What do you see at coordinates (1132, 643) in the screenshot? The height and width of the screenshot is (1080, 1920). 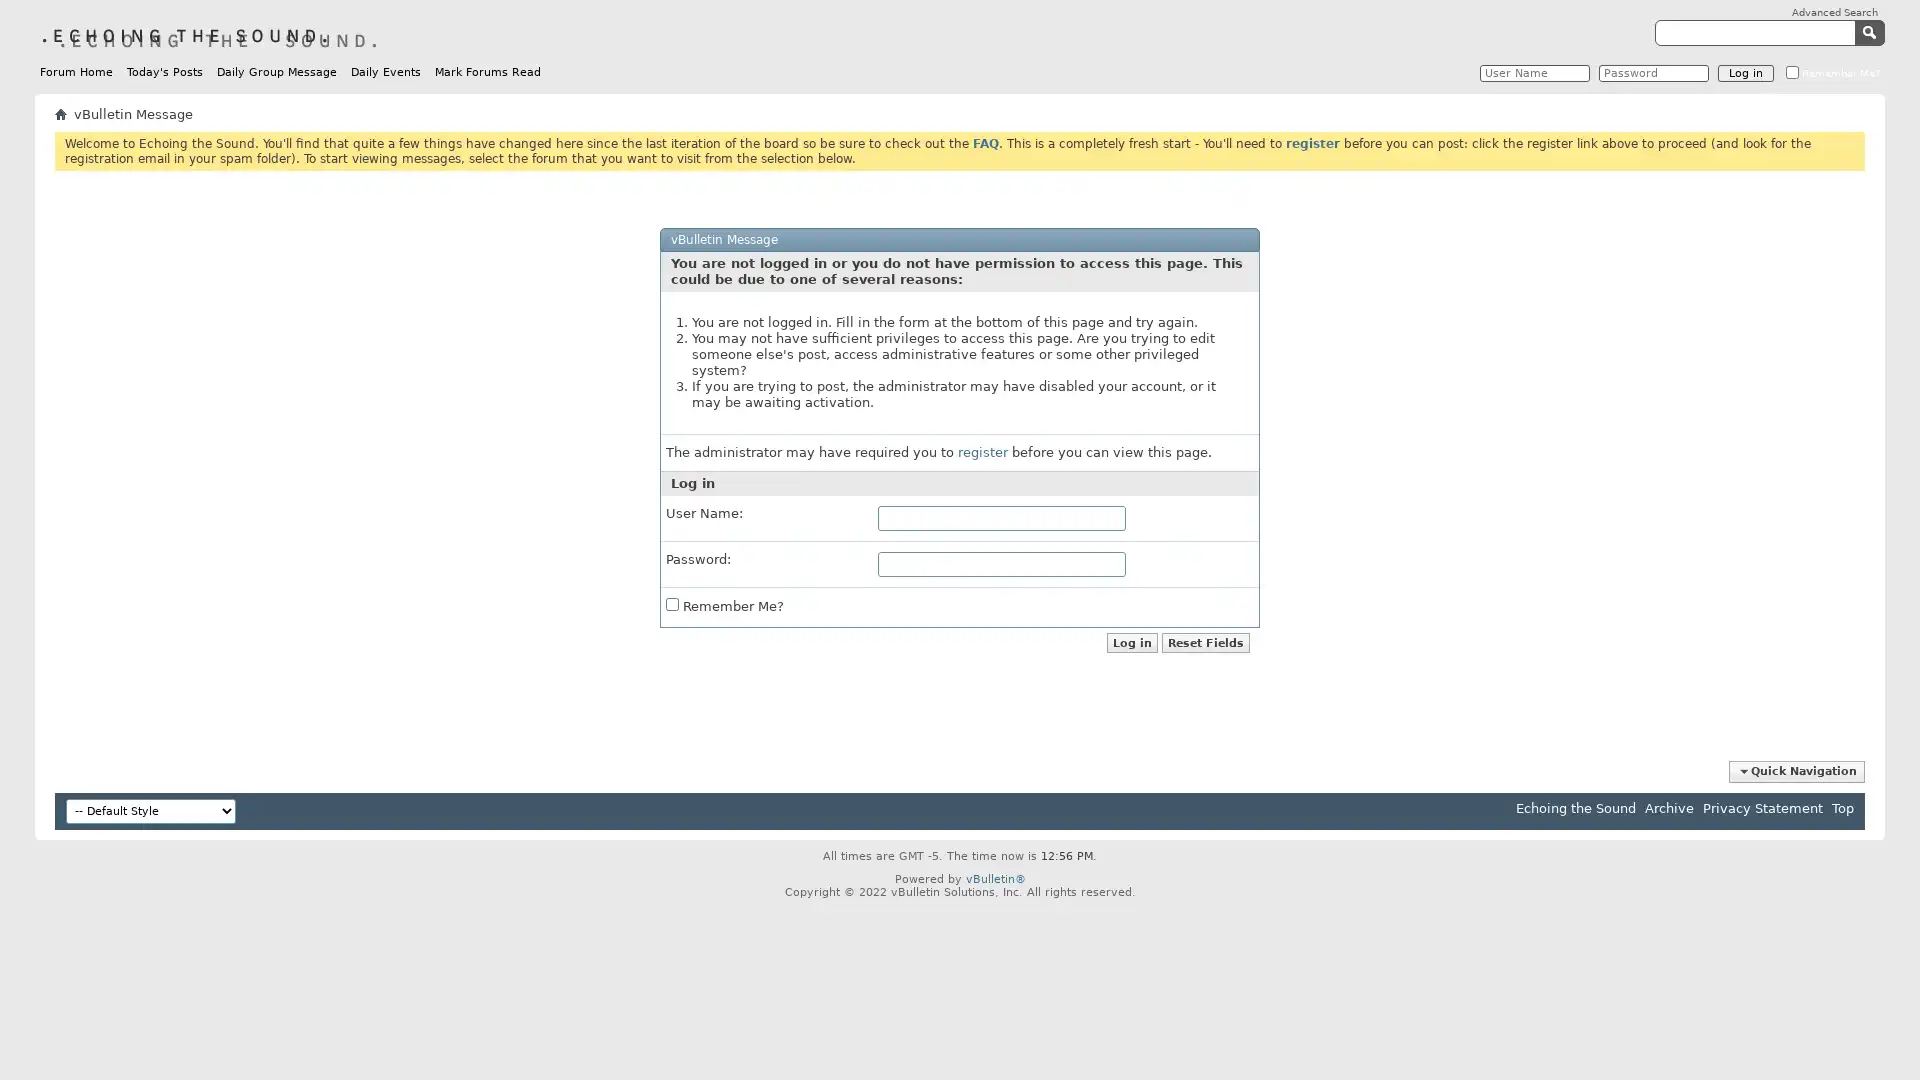 I see `Log in` at bounding box center [1132, 643].